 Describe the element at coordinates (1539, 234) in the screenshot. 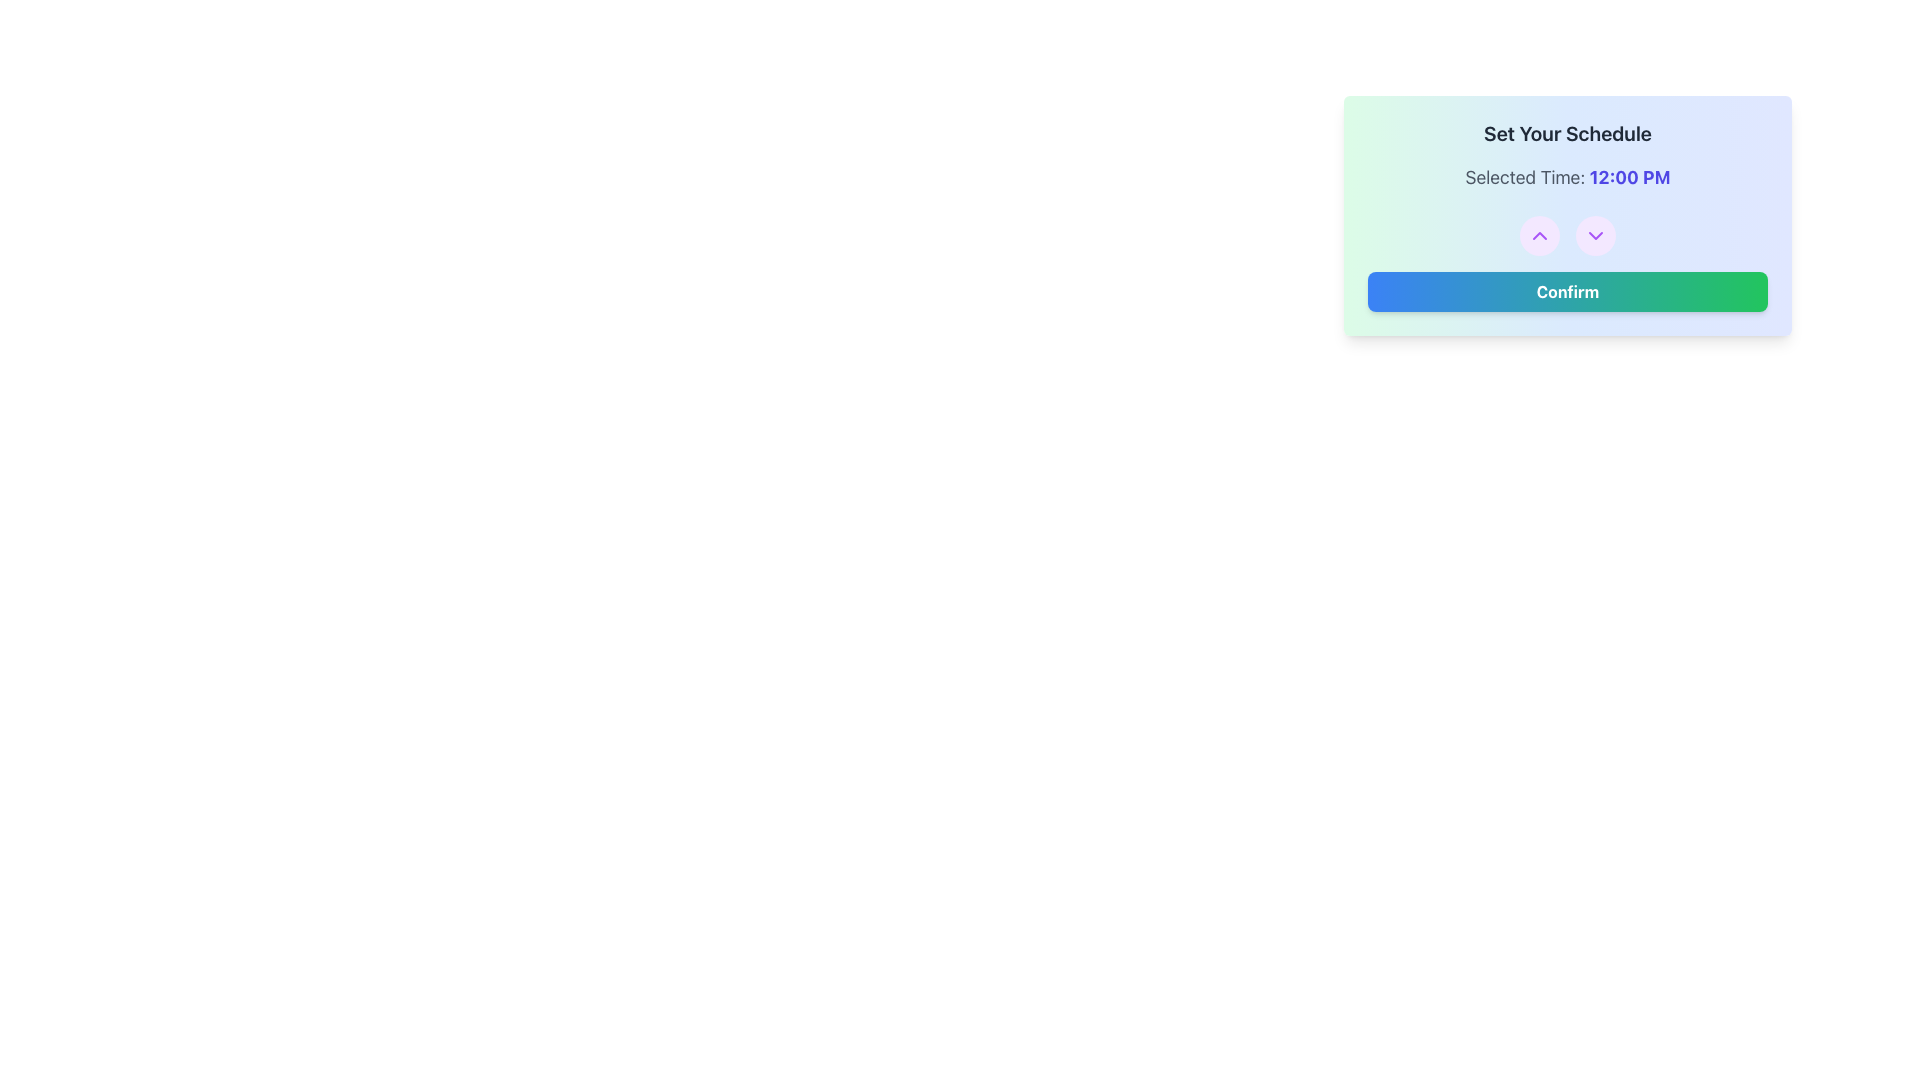

I see `the upward arrow icon in the schedule-setting panel to increment the time` at that location.